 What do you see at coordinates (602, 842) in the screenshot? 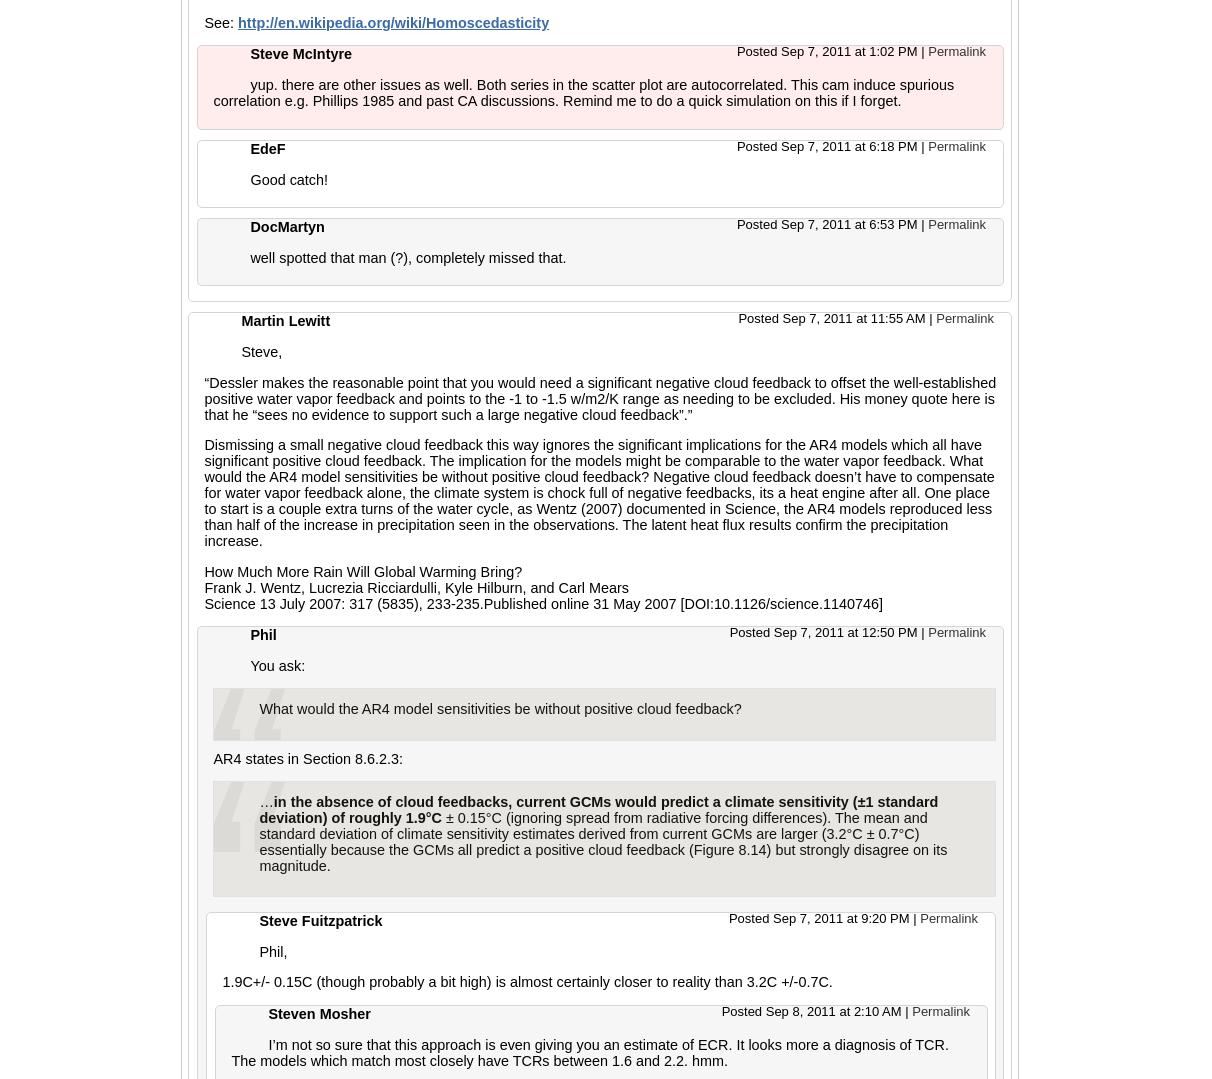
I see `'± 0.15°C (ignoring spread from radiative forcing differences). The mean and standard deviation of climate sensitivity estimates derived from current GCMs are larger (3.2°C ± 0.7°C) essentially because the GCMs all predict a positive cloud feedback (Figure 8.14) but strongly disagree on its magnitude.'` at bounding box center [602, 842].